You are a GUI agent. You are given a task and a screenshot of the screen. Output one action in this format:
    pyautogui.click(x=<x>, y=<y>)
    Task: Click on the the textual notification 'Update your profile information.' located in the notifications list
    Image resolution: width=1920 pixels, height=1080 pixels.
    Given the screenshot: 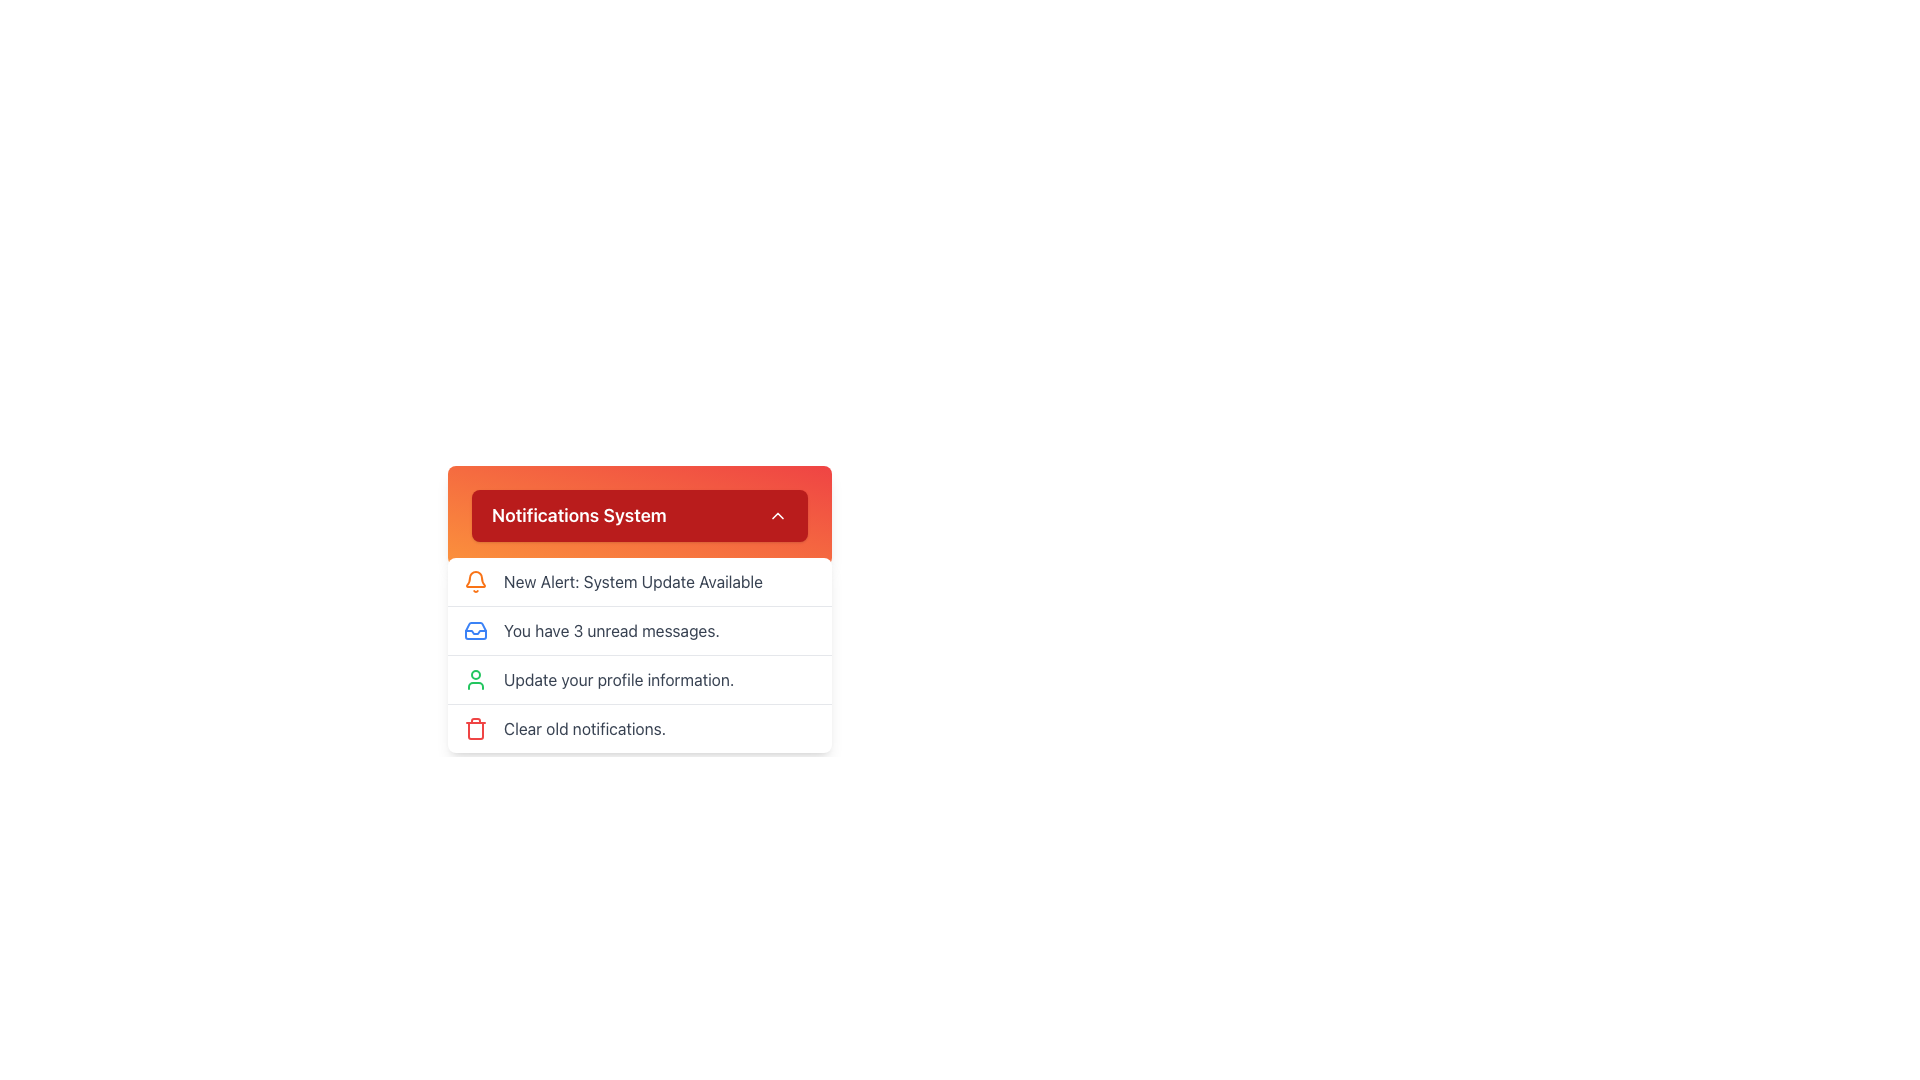 What is the action you would take?
    pyautogui.click(x=618, y=678)
    